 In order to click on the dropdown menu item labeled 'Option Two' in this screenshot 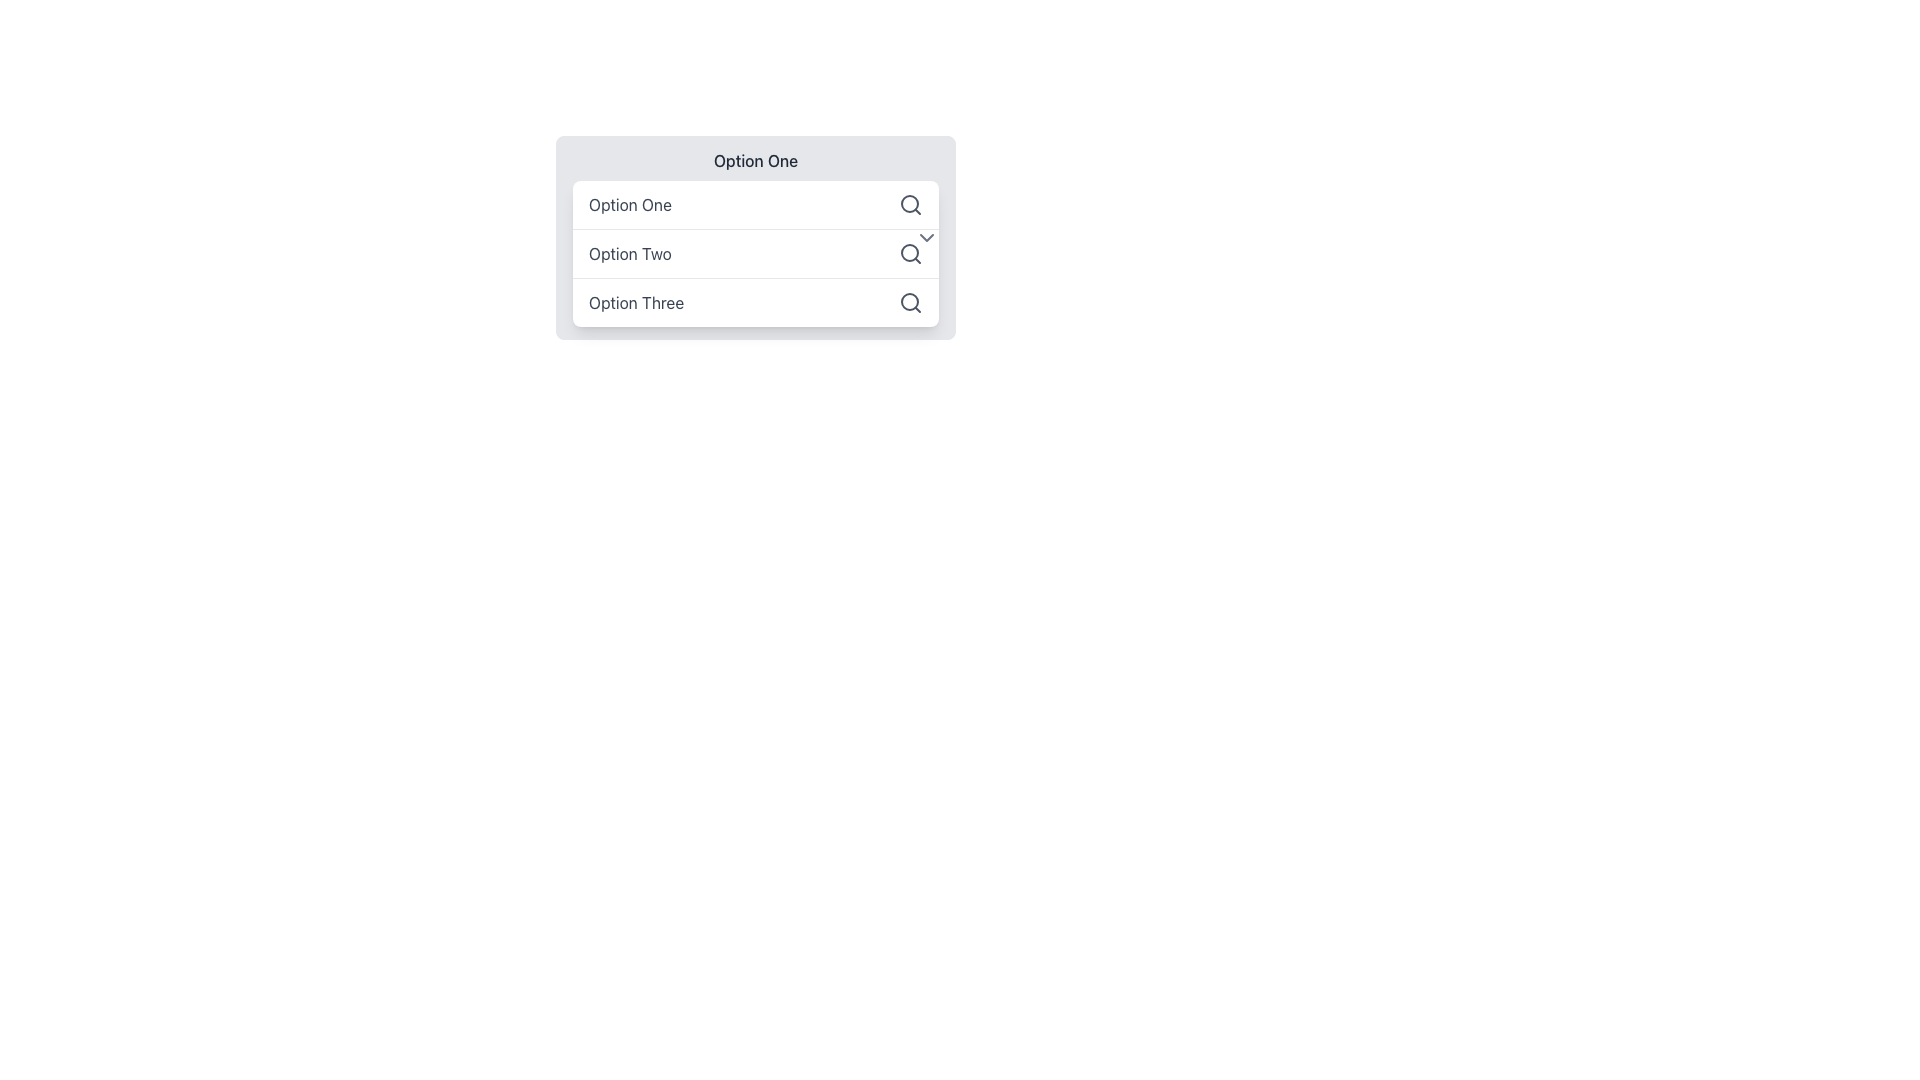, I will do `click(754, 237)`.